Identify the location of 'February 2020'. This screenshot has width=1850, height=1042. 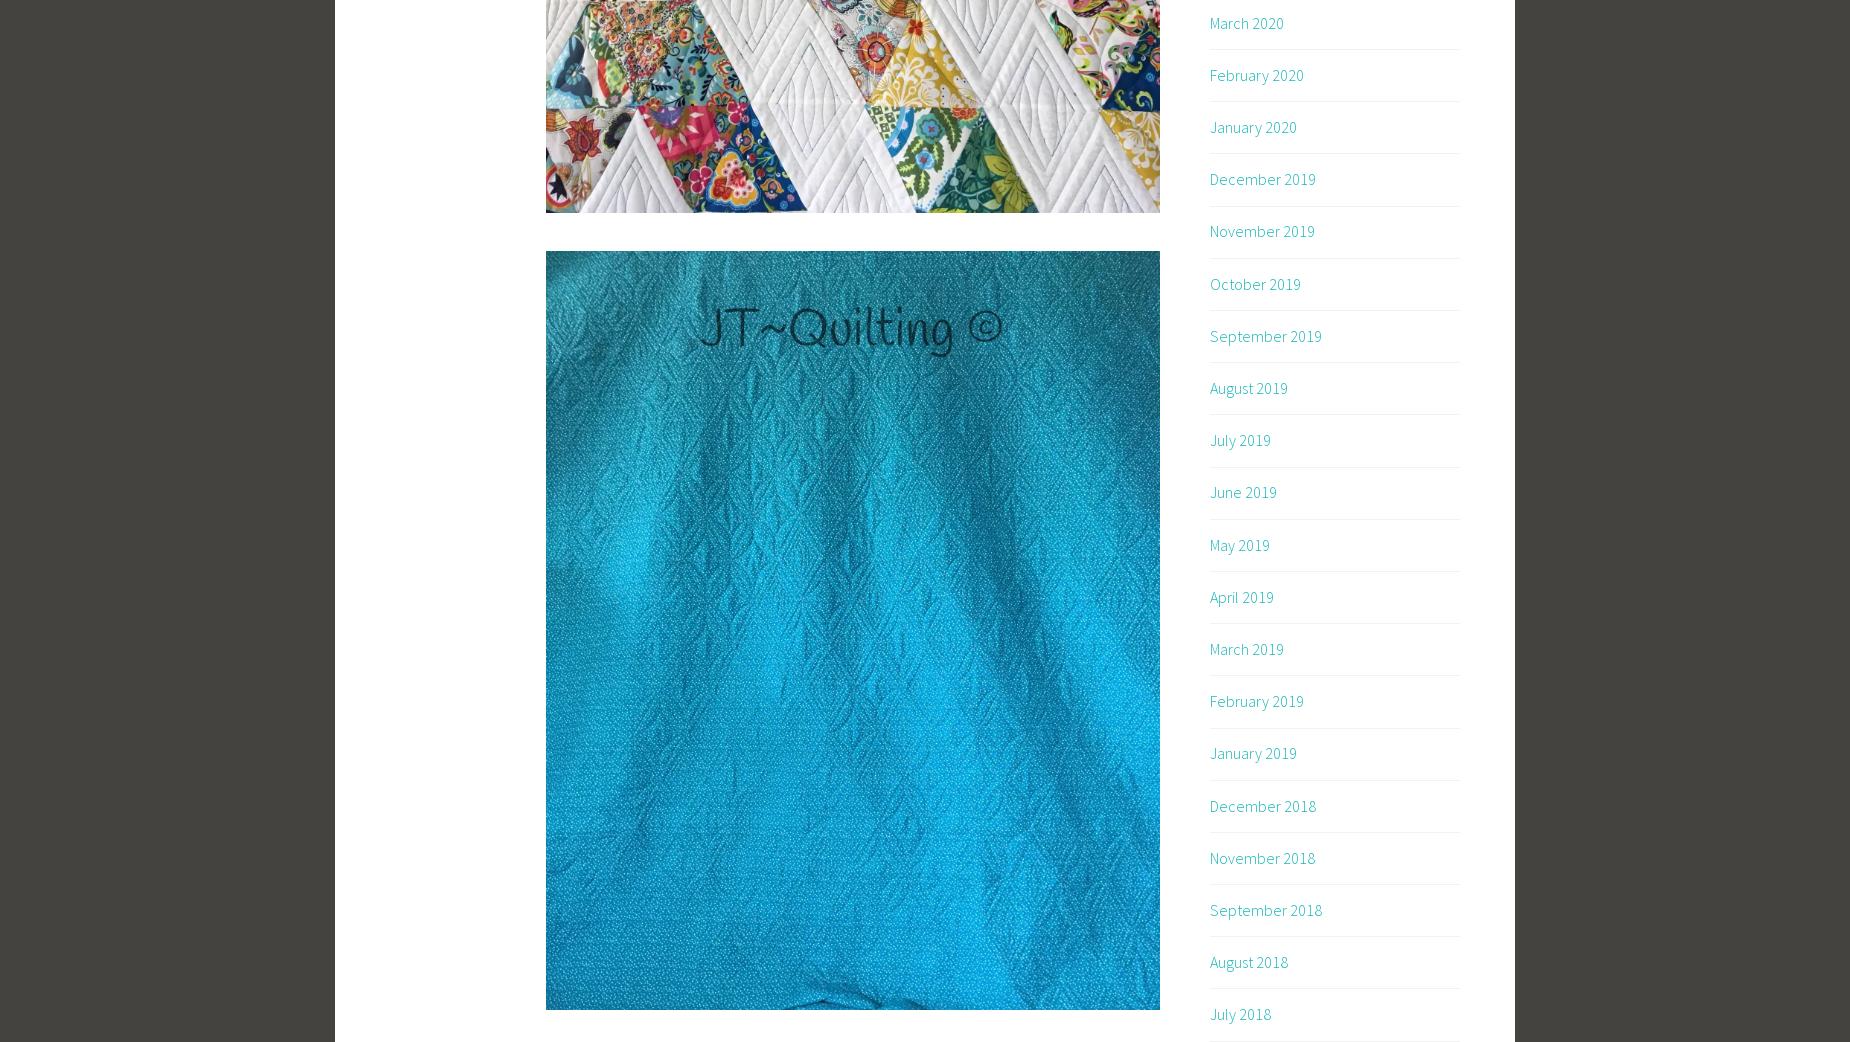
(1256, 72).